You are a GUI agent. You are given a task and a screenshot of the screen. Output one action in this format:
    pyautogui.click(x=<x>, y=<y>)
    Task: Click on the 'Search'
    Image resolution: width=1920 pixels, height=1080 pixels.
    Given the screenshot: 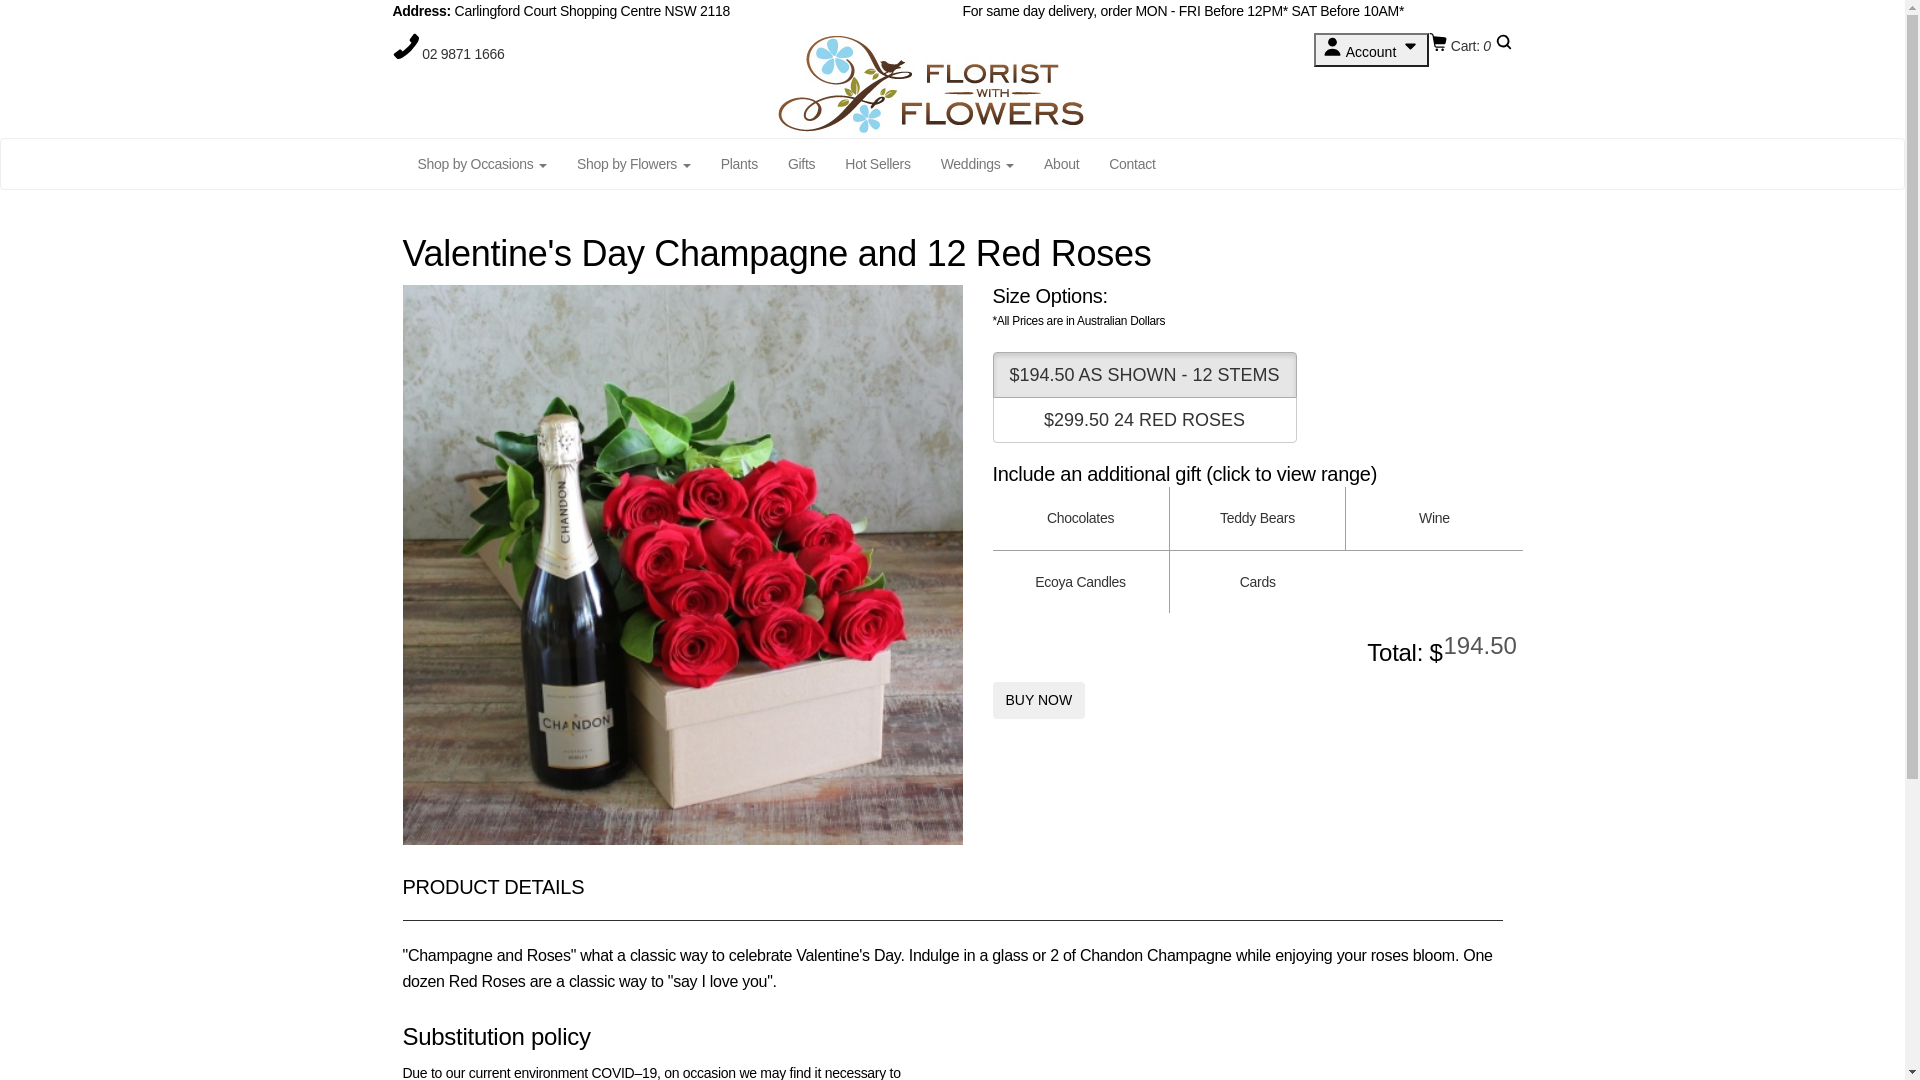 What is the action you would take?
    pyautogui.click(x=1502, y=45)
    